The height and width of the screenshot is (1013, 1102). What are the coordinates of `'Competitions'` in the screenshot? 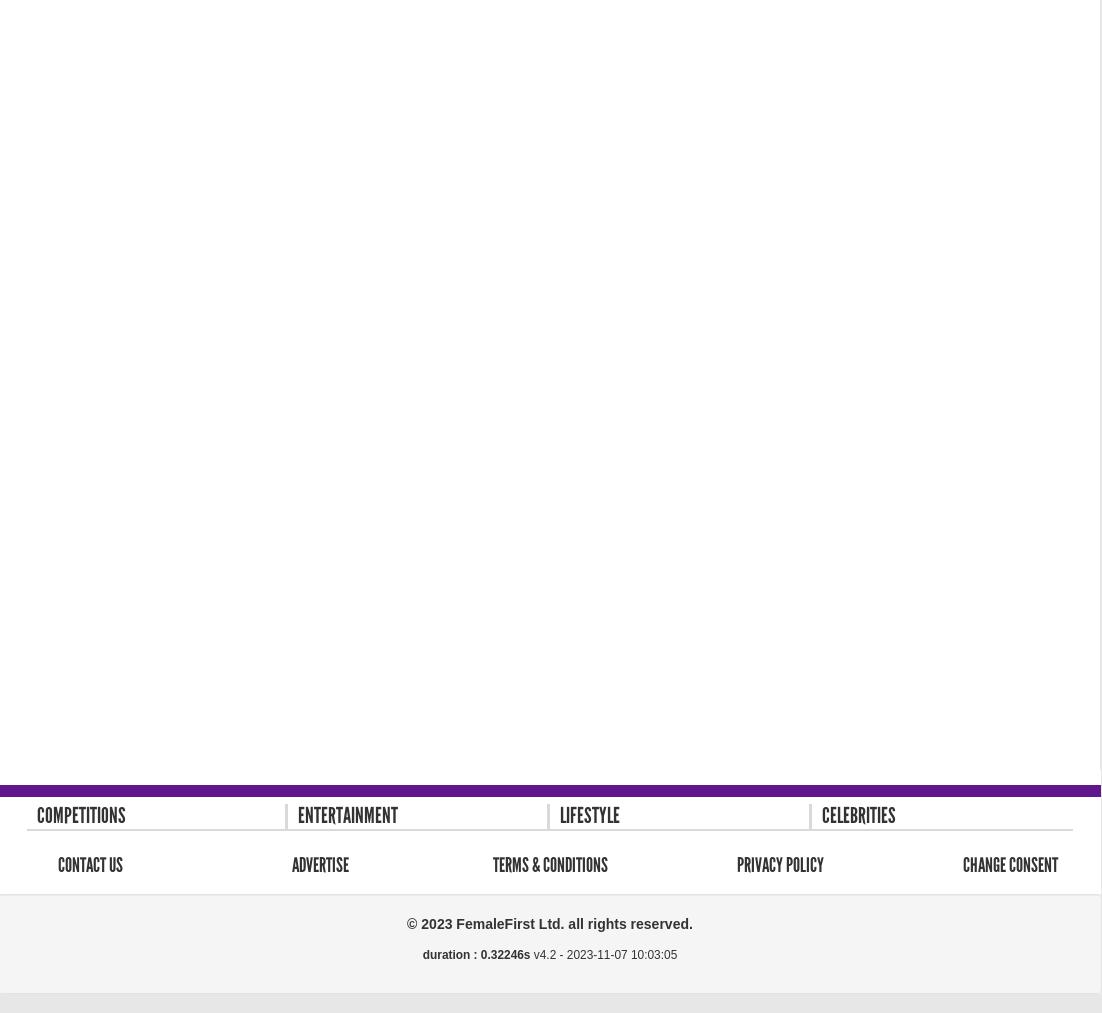 It's located at (80, 813).